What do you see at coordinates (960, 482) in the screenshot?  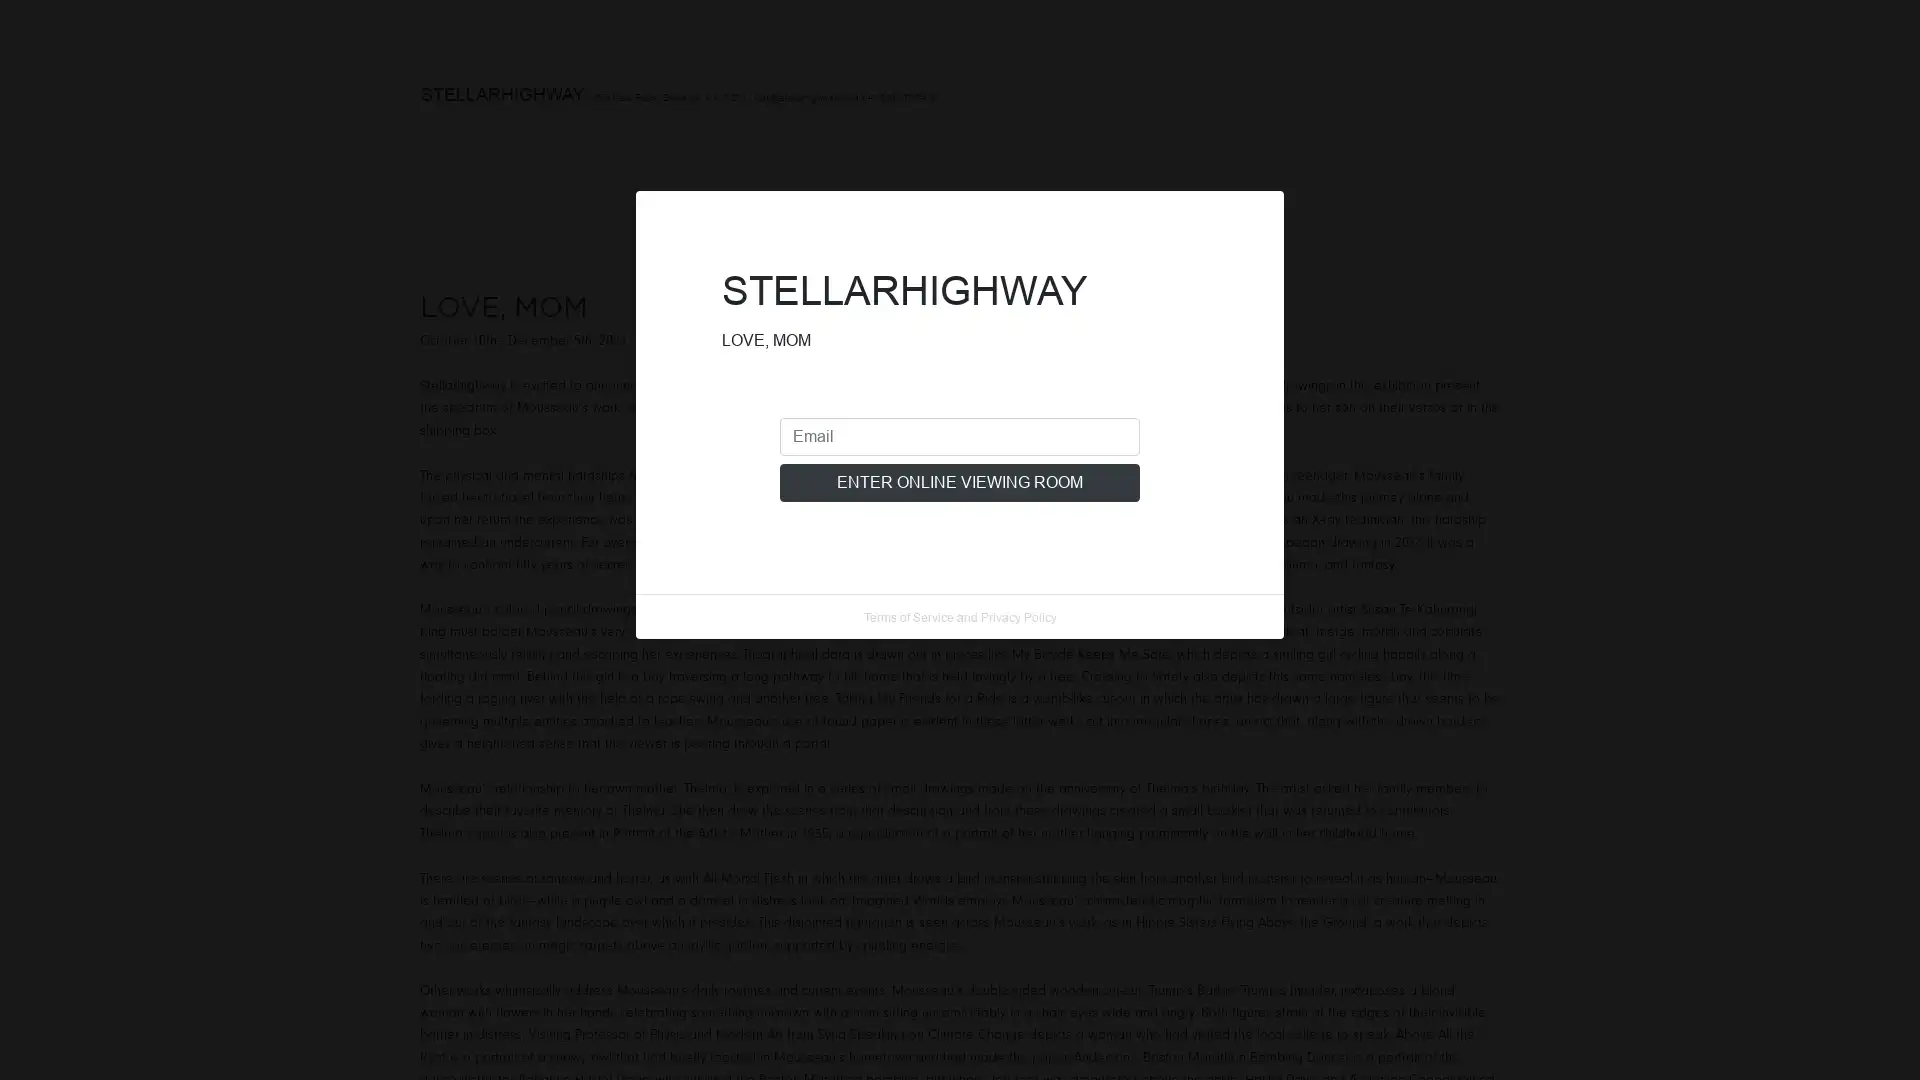 I see `ENTER ONLINE VIEWING ROOM` at bounding box center [960, 482].